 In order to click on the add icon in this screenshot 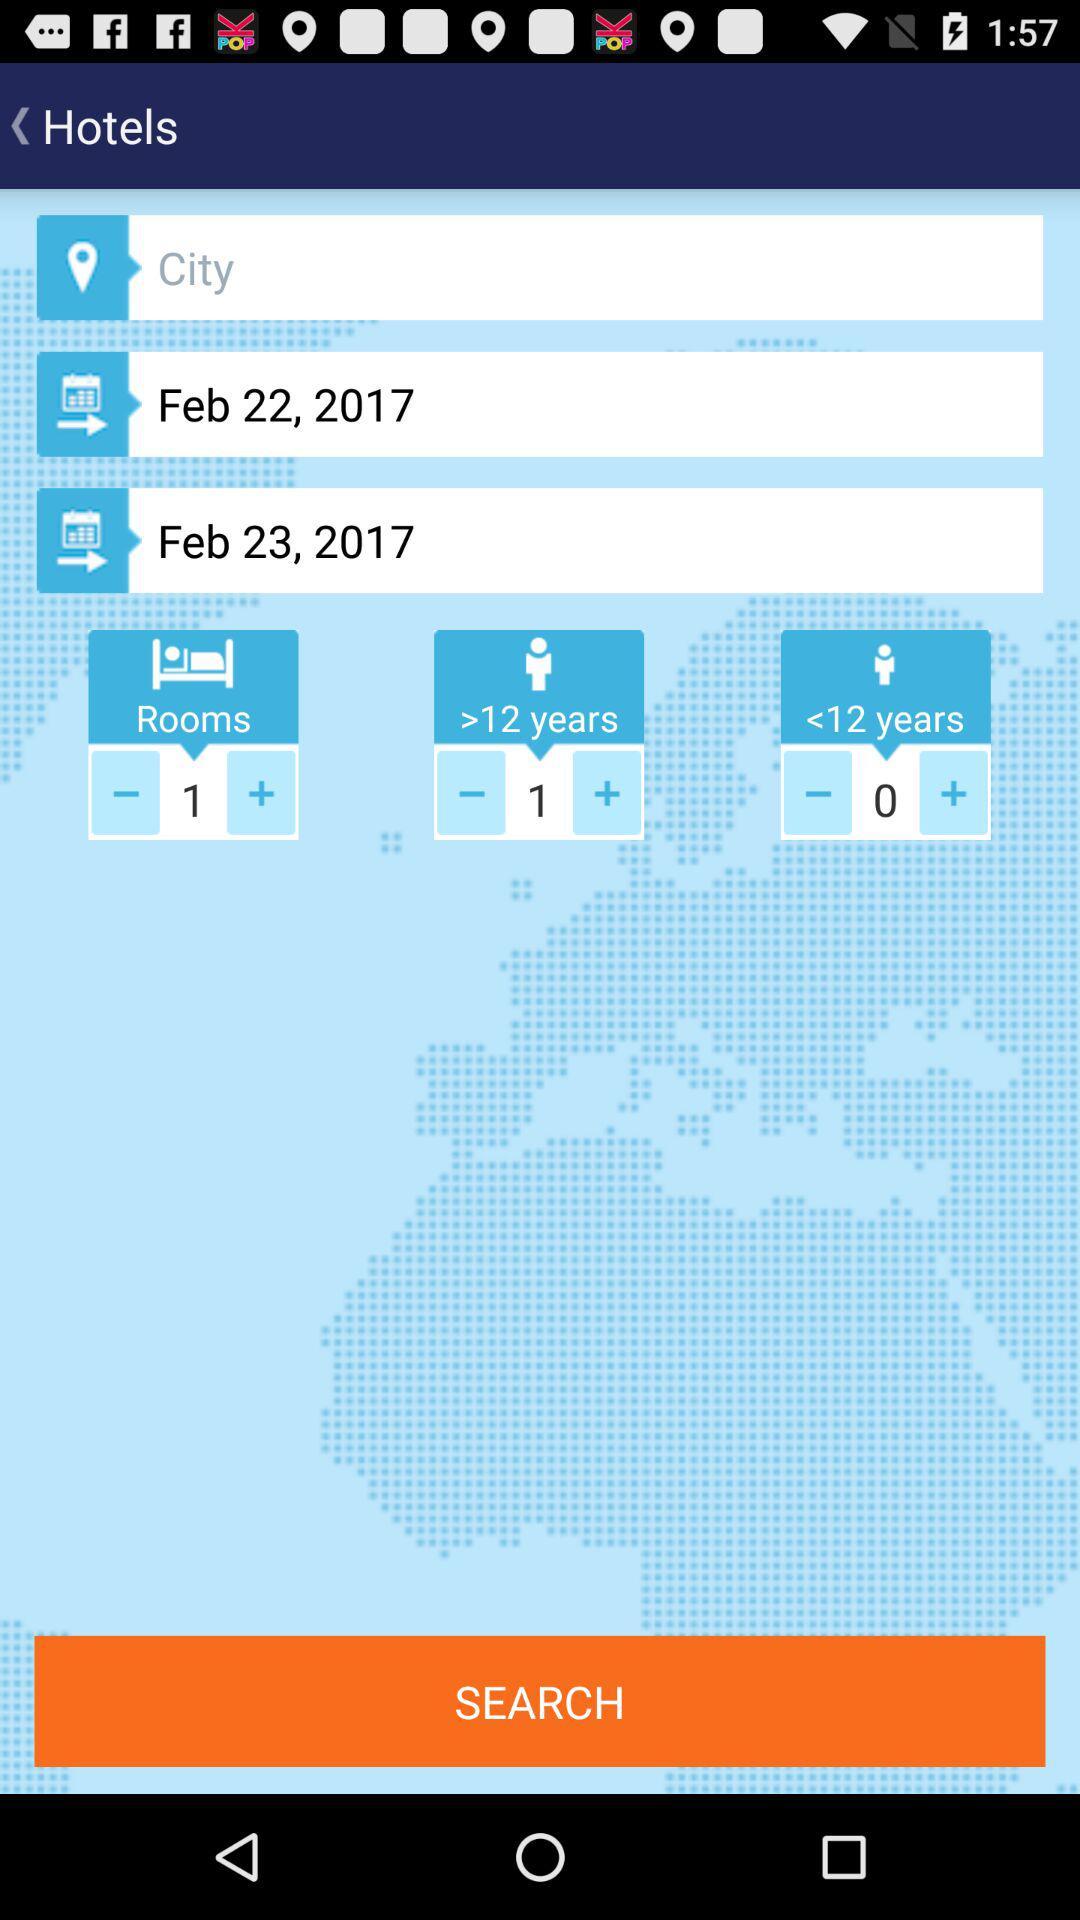, I will do `click(260, 848)`.